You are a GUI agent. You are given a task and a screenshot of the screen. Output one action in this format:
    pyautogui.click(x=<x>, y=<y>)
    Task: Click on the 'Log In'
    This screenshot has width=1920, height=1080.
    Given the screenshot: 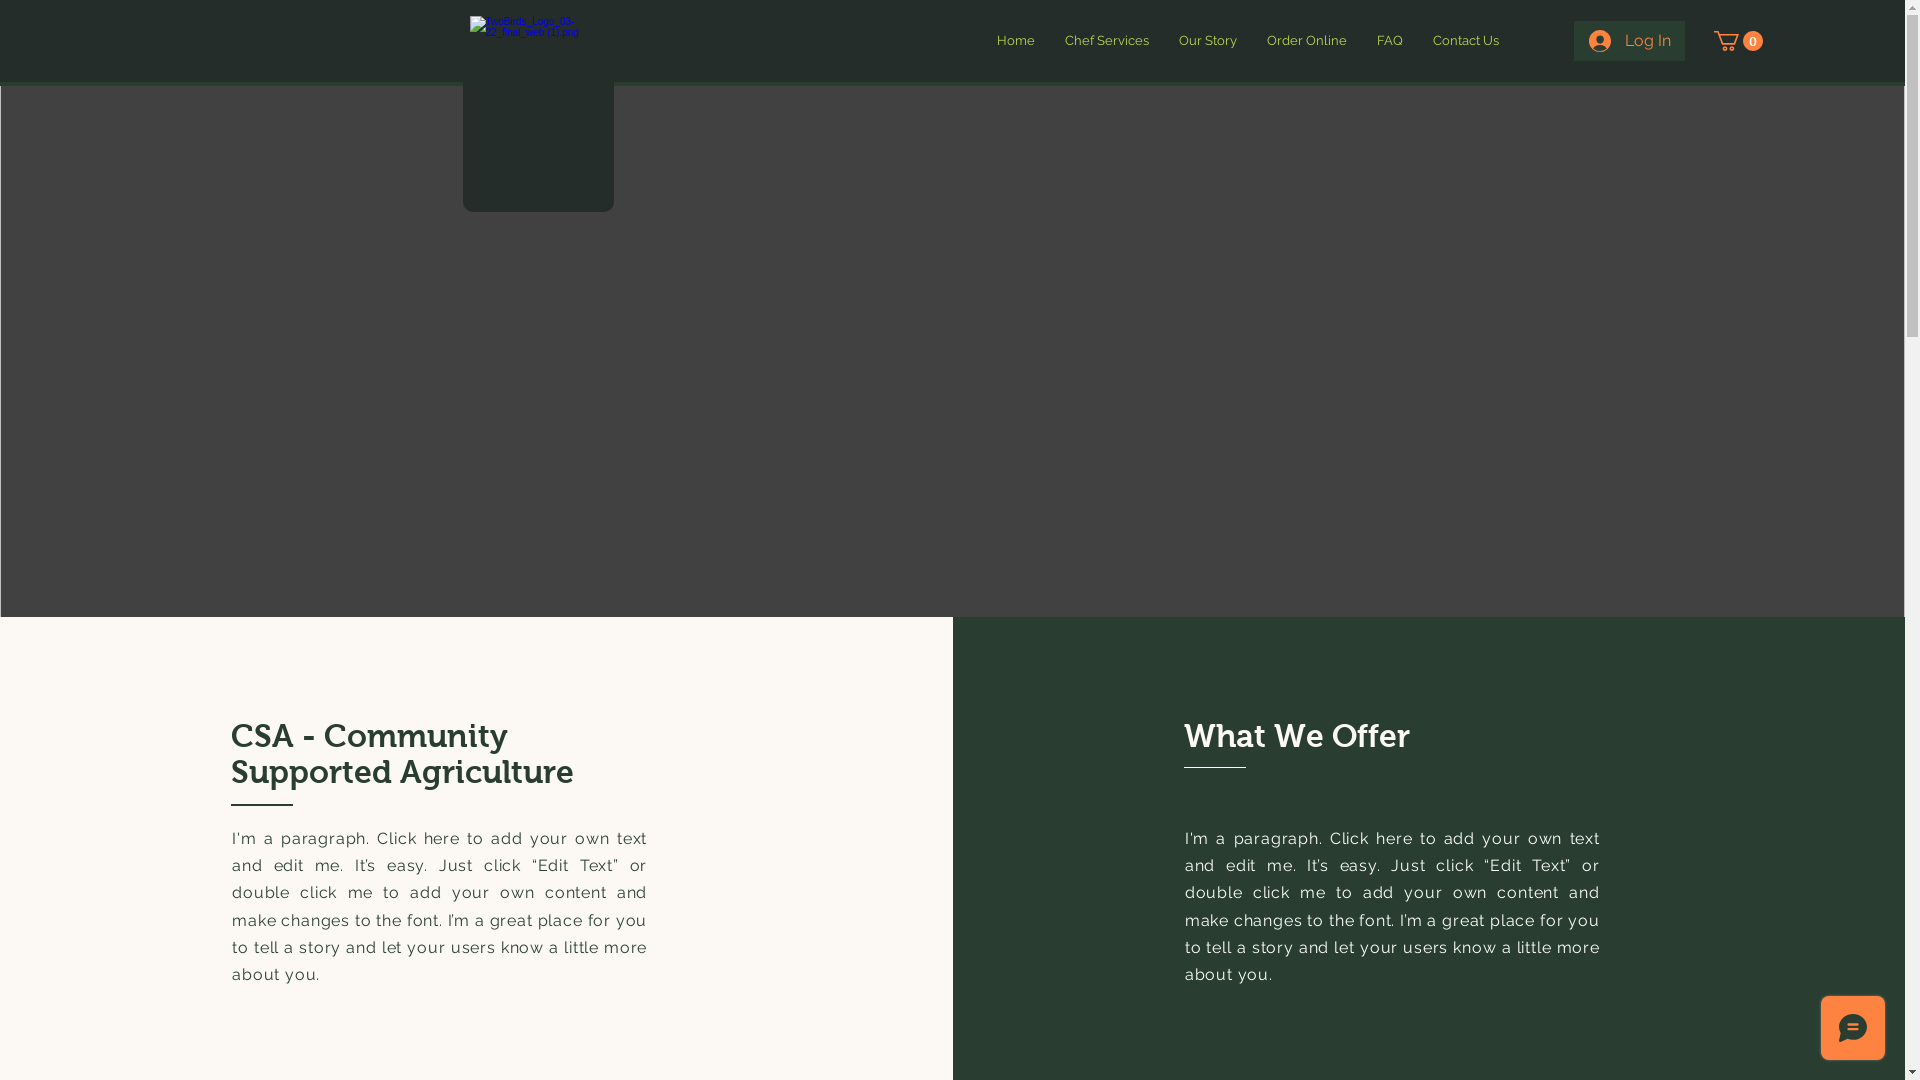 What is the action you would take?
    pyautogui.click(x=1573, y=41)
    